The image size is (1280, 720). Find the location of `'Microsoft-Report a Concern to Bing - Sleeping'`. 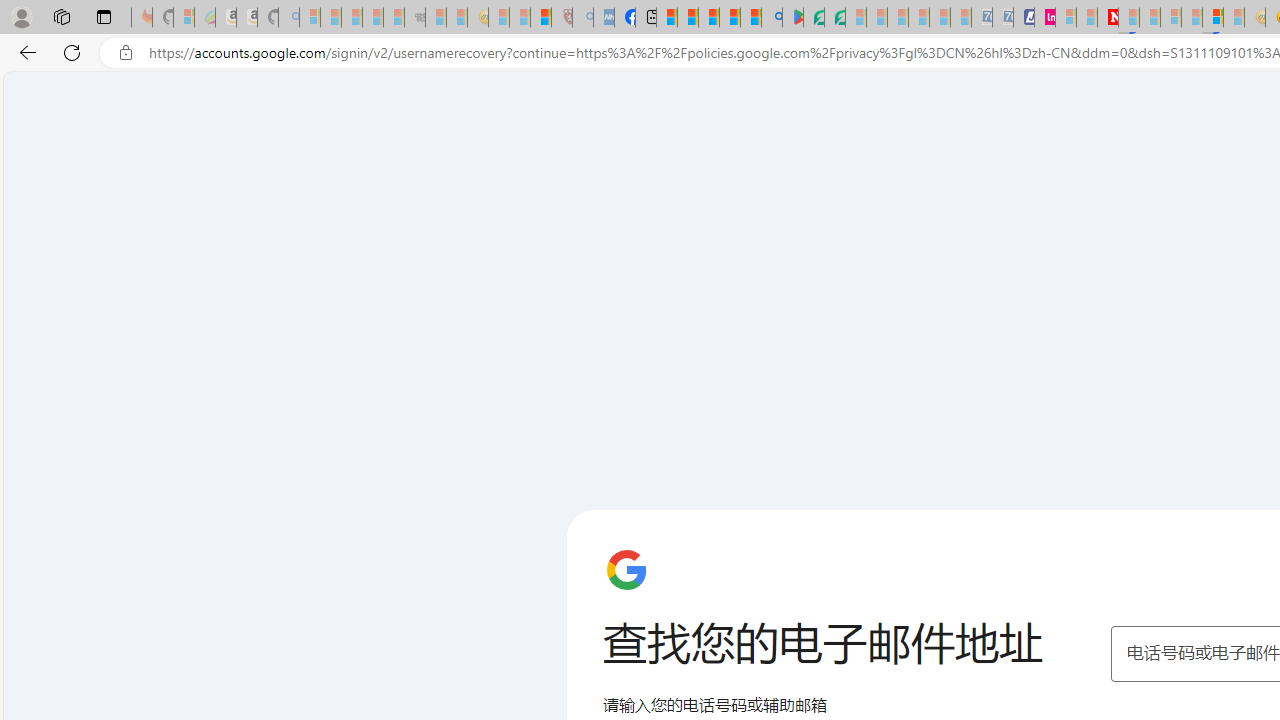

'Microsoft-Report a Concern to Bing - Sleeping' is located at coordinates (184, 17).